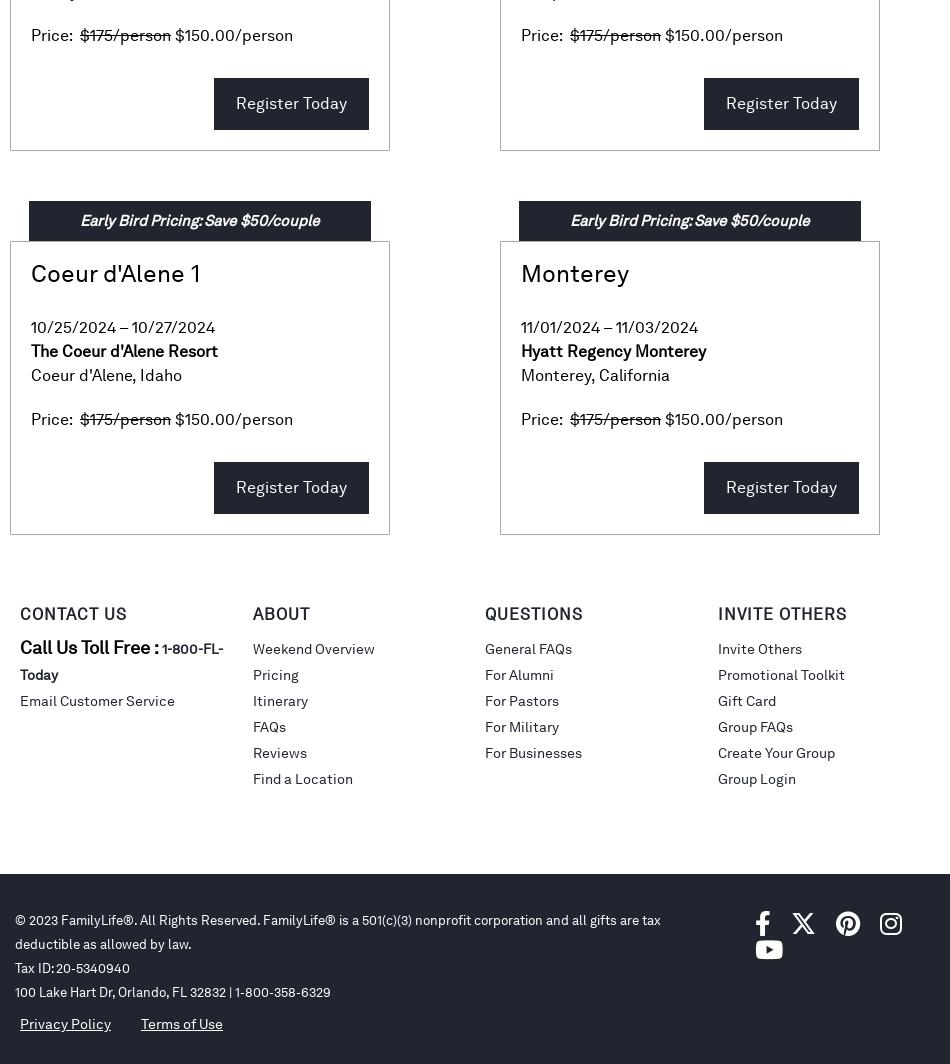  Describe the element at coordinates (613, 351) in the screenshot. I see `'Hyatt Regency Monterey'` at that location.